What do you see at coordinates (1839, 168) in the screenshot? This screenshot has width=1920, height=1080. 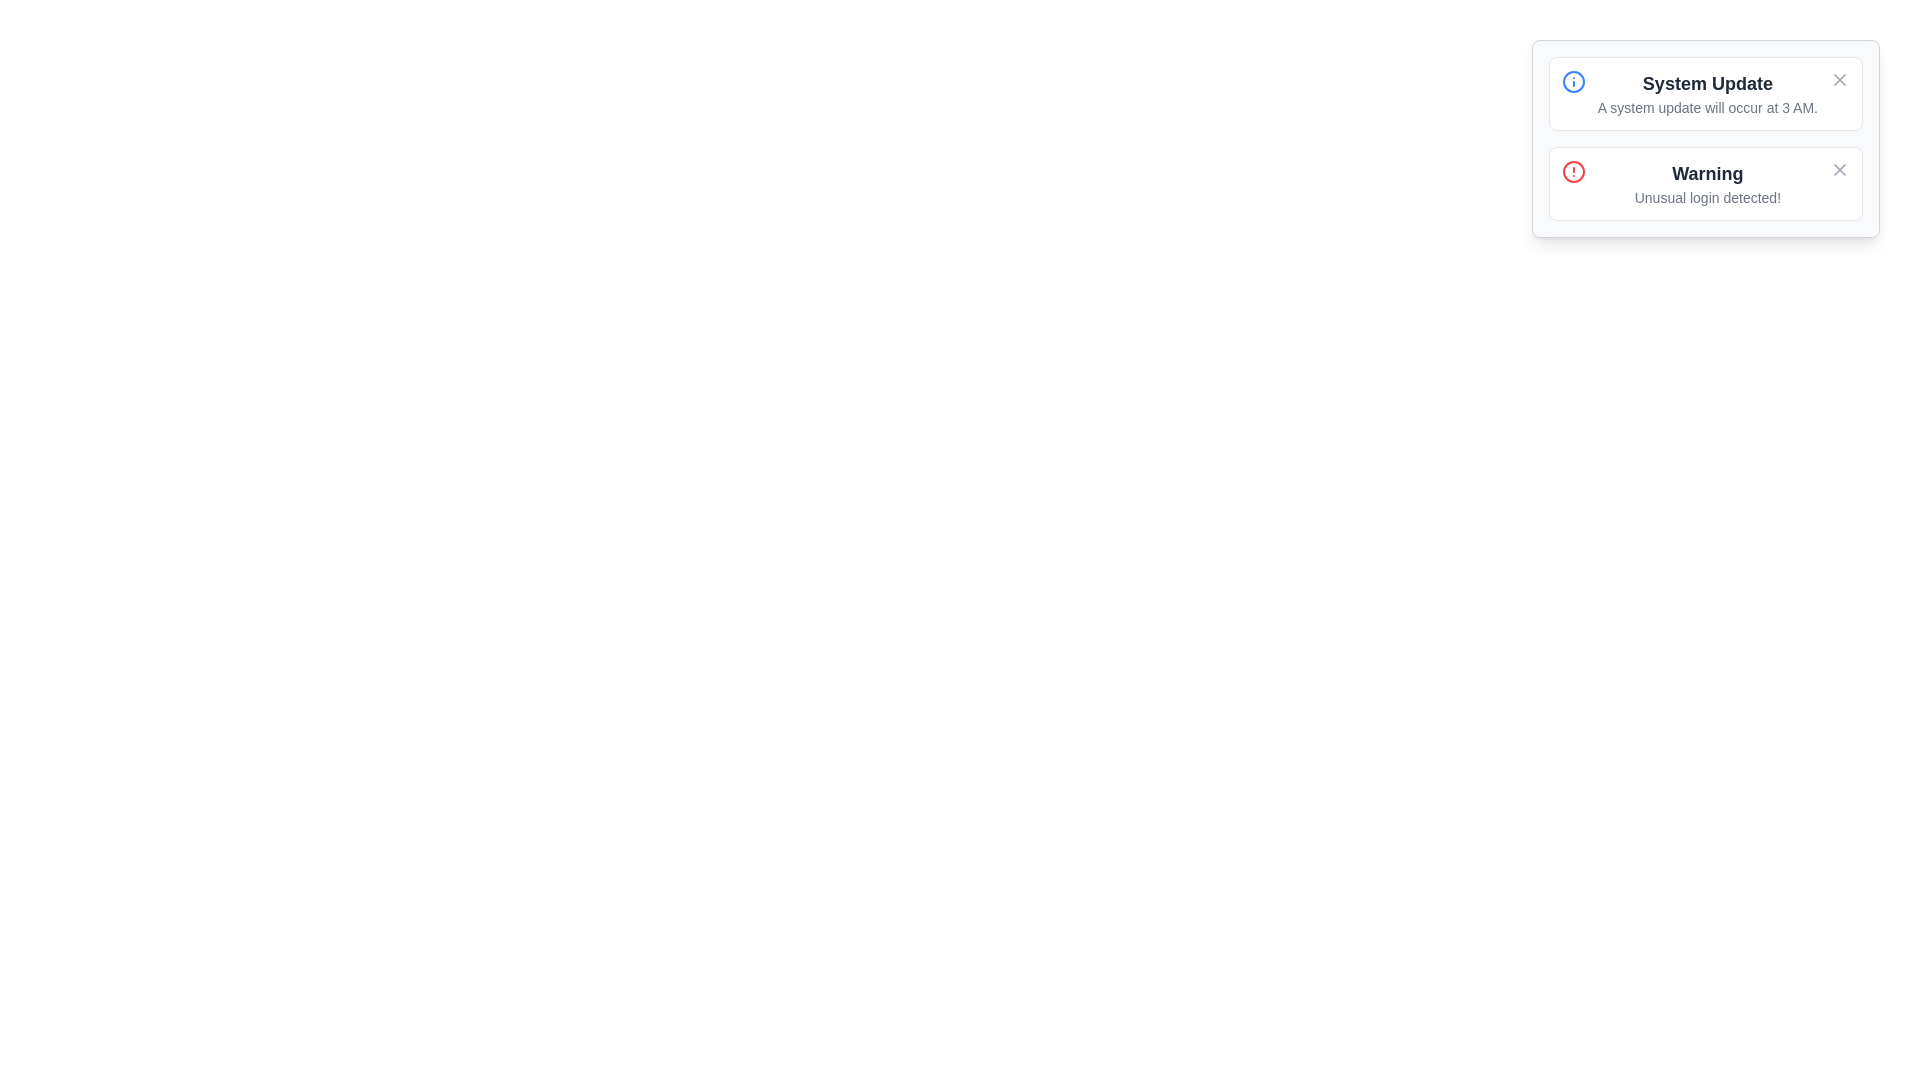 I see `the Close button icon resembling a cross in the top-right corner of the Warning message card` at bounding box center [1839, 168].